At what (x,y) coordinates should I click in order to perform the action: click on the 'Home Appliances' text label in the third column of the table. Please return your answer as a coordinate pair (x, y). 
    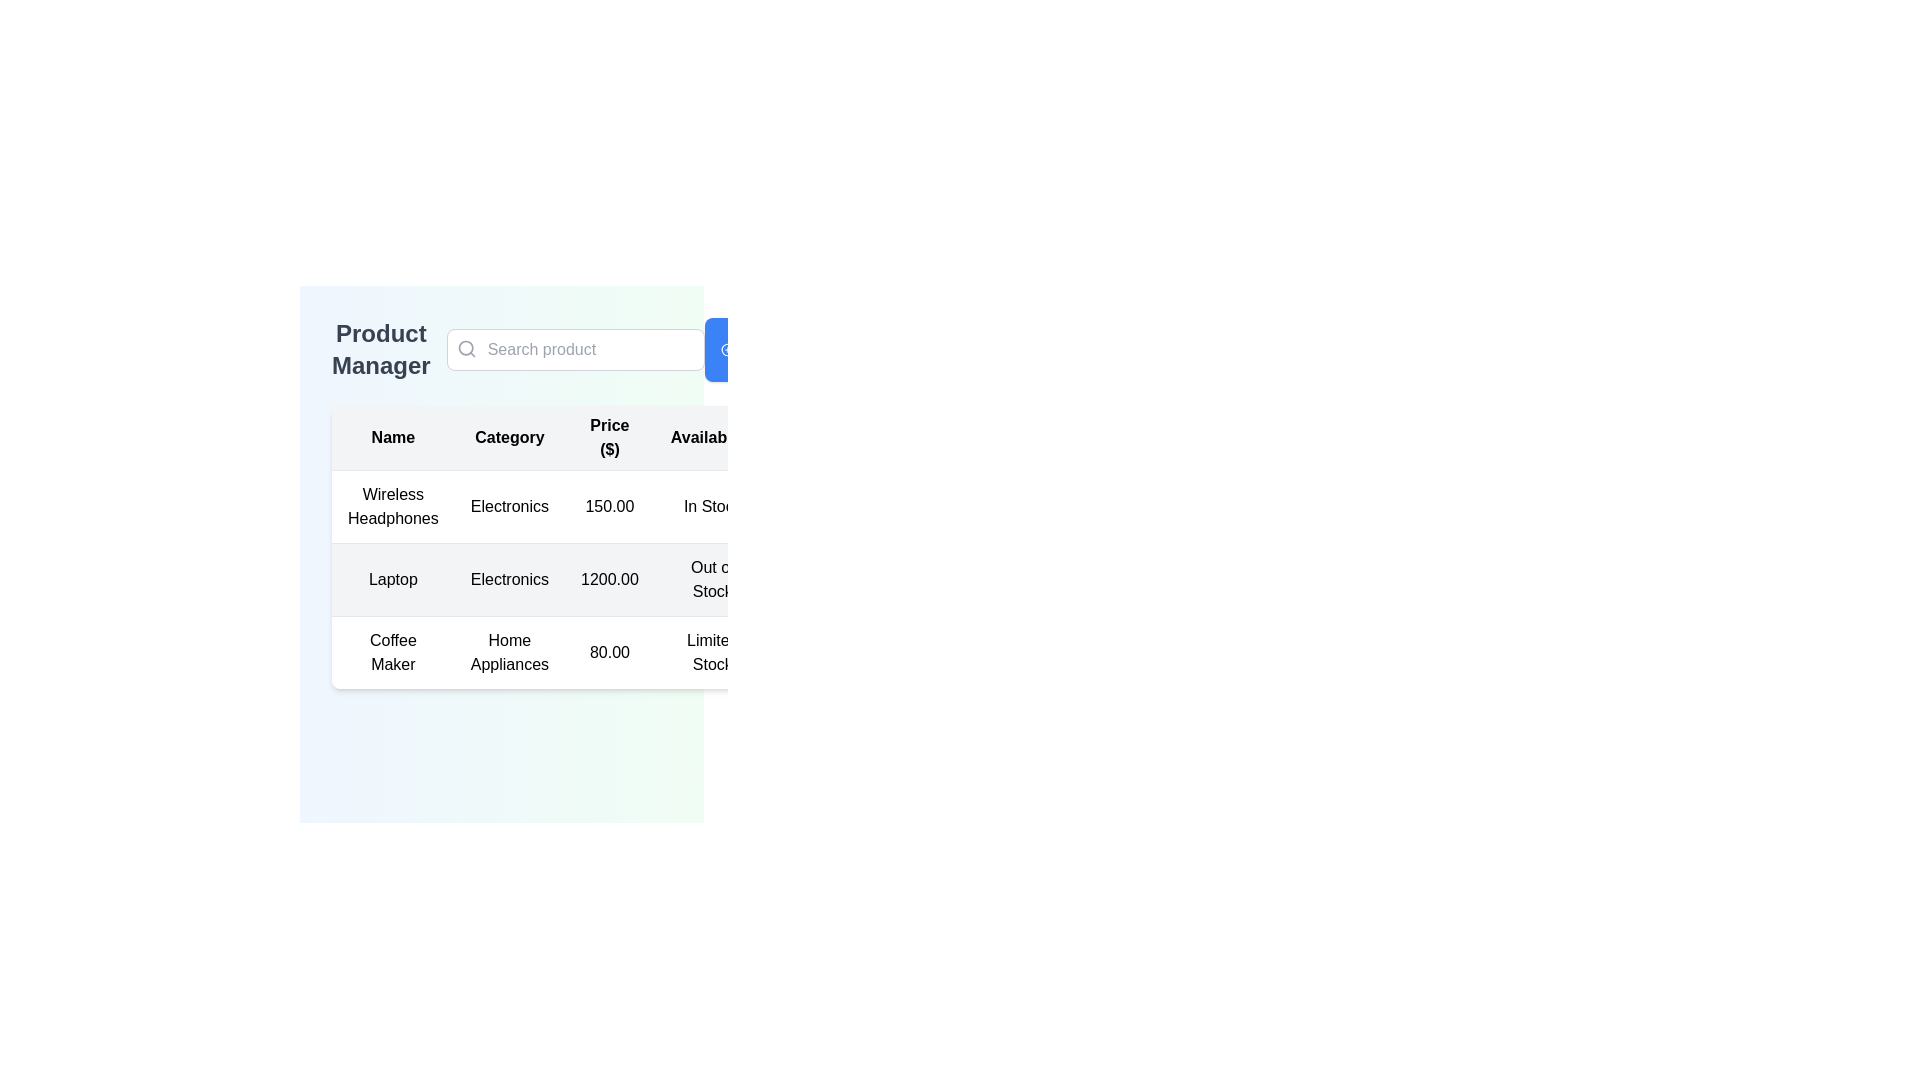
    Looking at the image, I should click on (509, 652).